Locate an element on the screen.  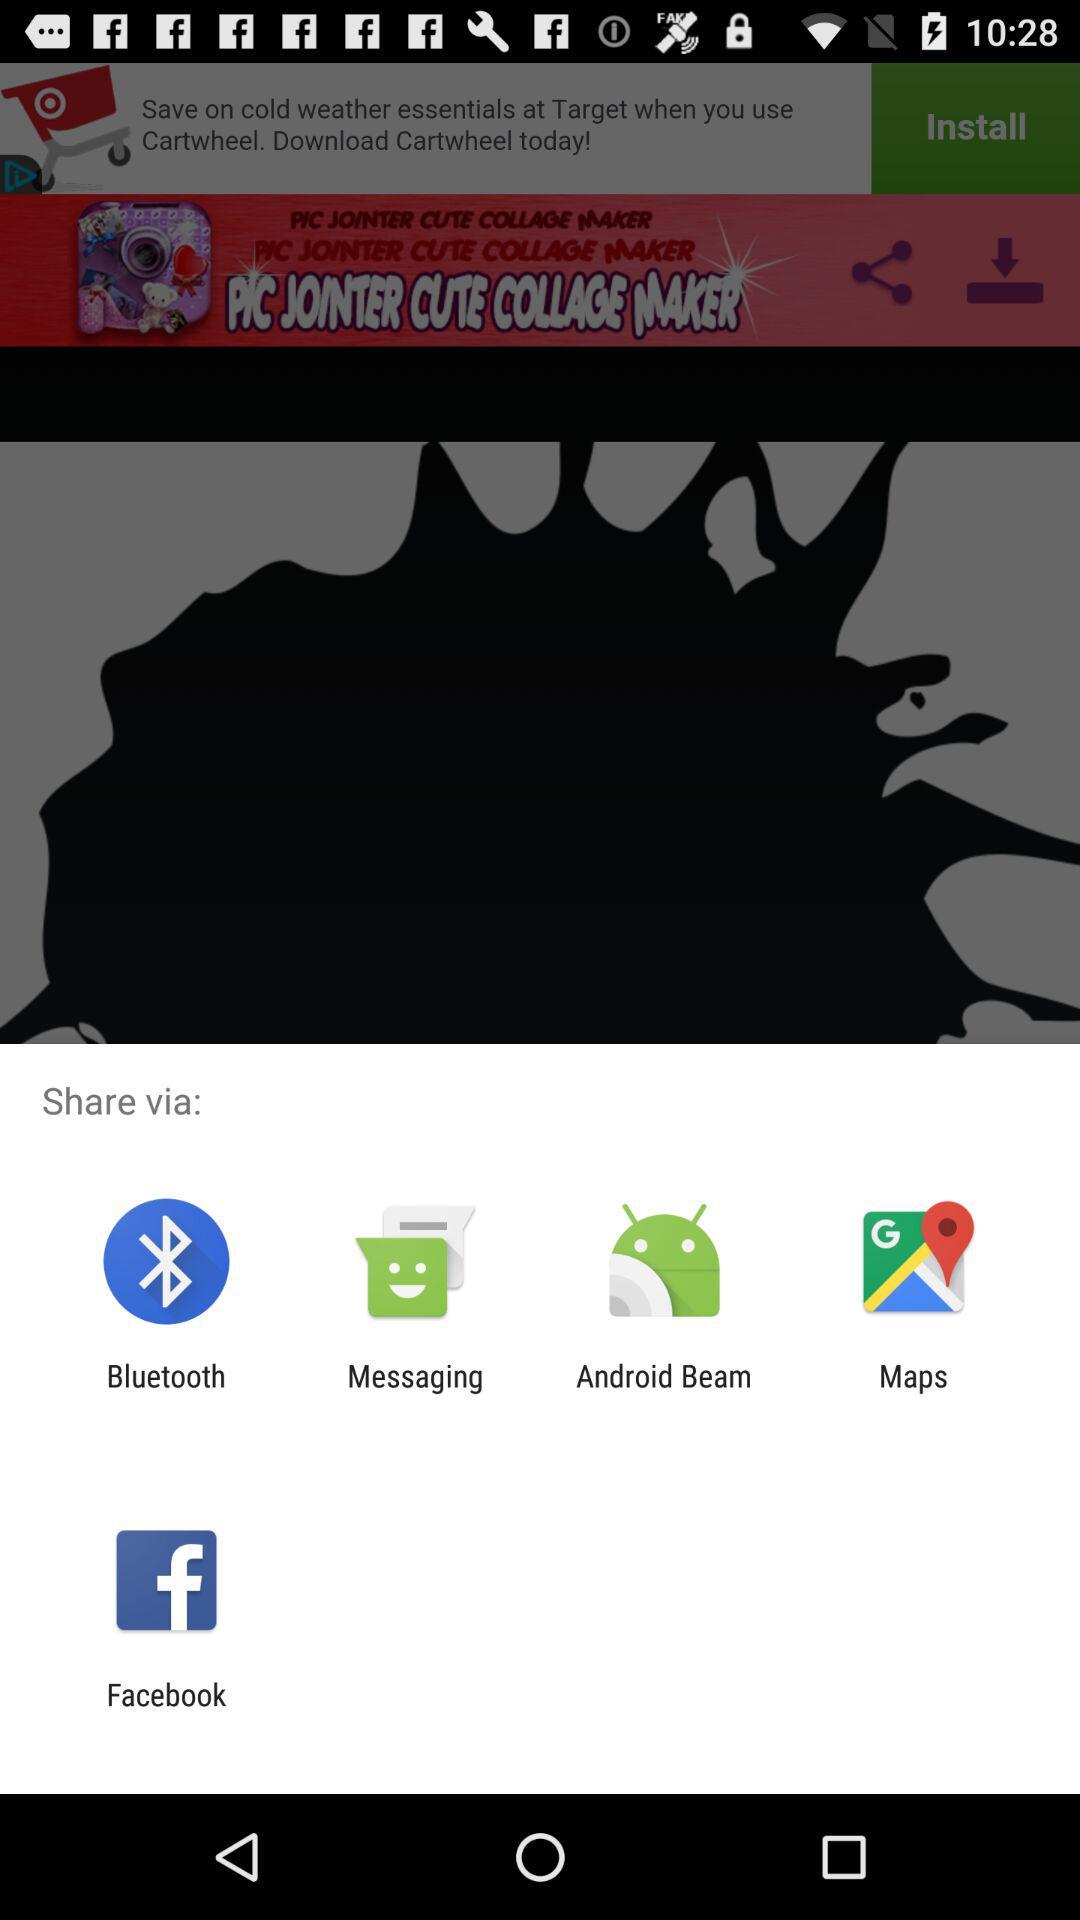
the messaging icon is located at coordinates (414, 1392).